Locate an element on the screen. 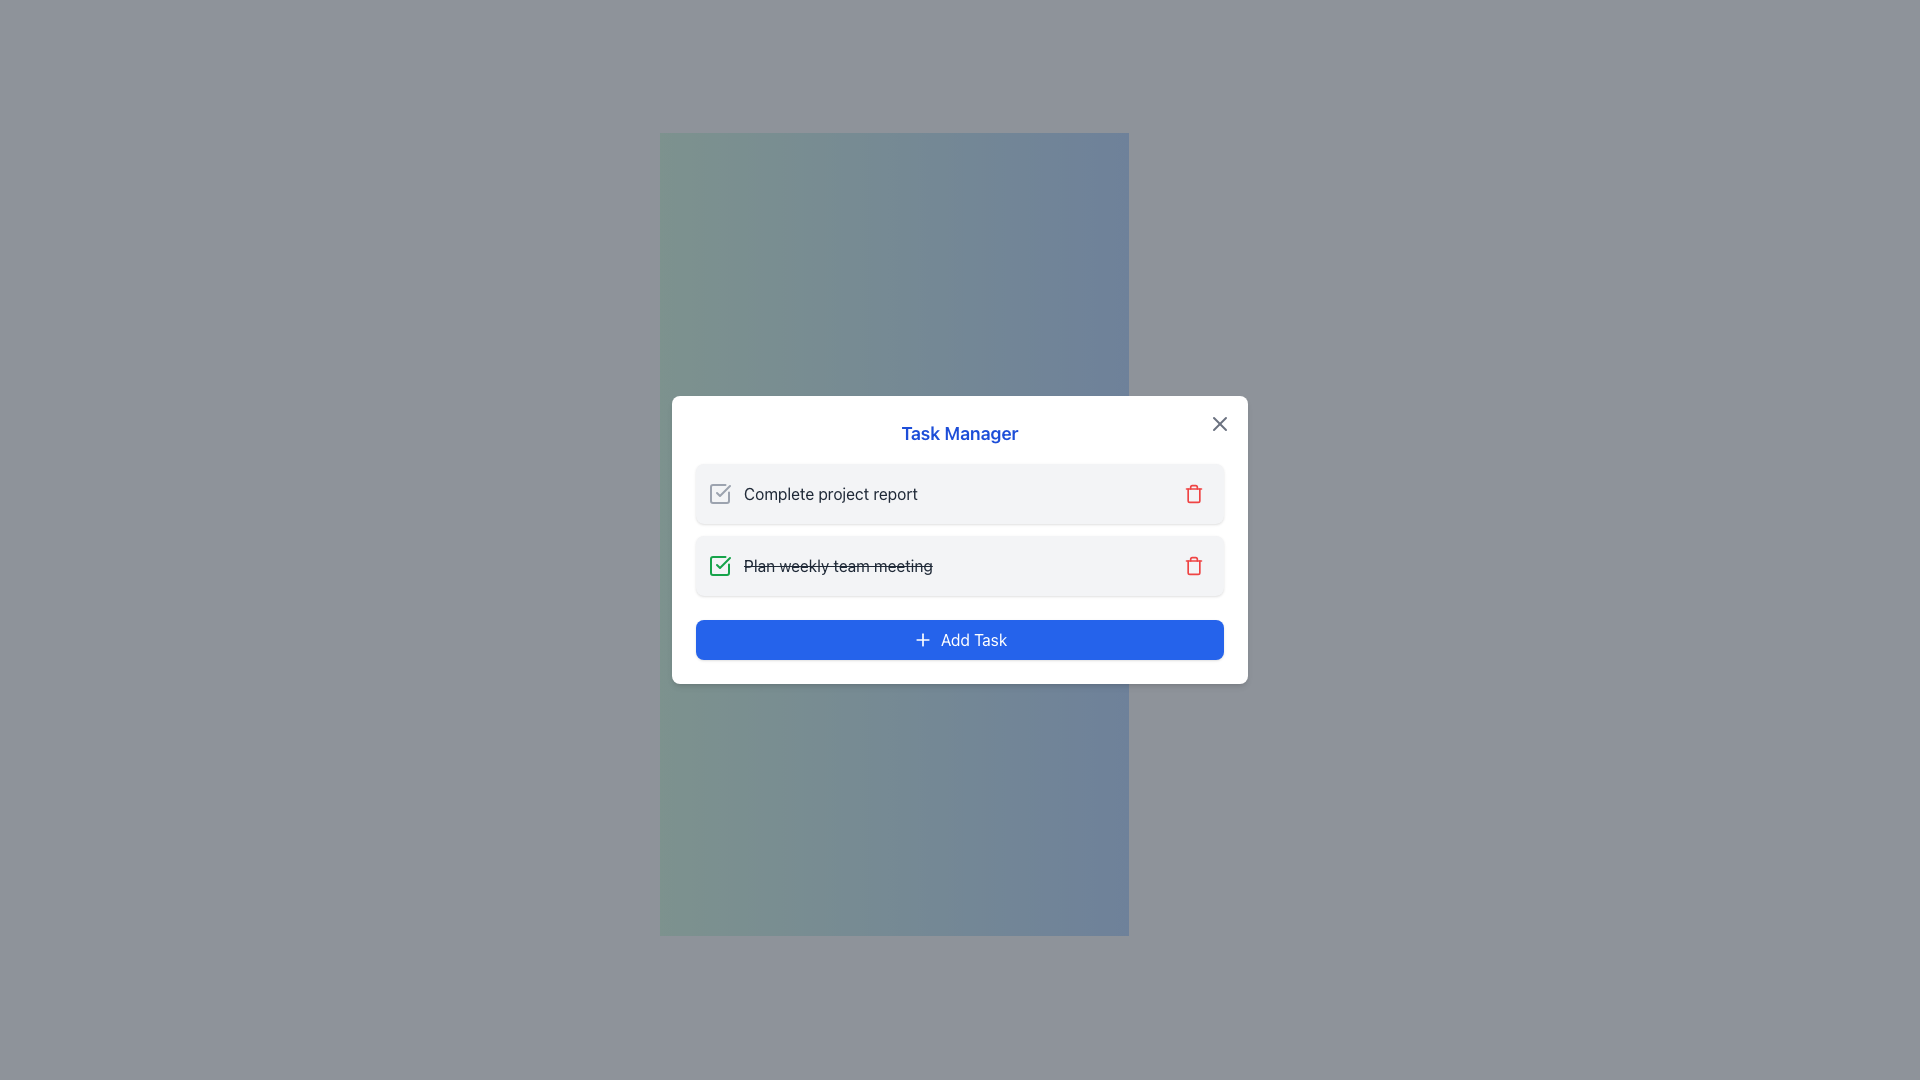 This screenshot has width=1920, height=1080. the close button located in the top-right corner of the 'Task Manager' popup to change its color is located at coordinates (1218, 423).